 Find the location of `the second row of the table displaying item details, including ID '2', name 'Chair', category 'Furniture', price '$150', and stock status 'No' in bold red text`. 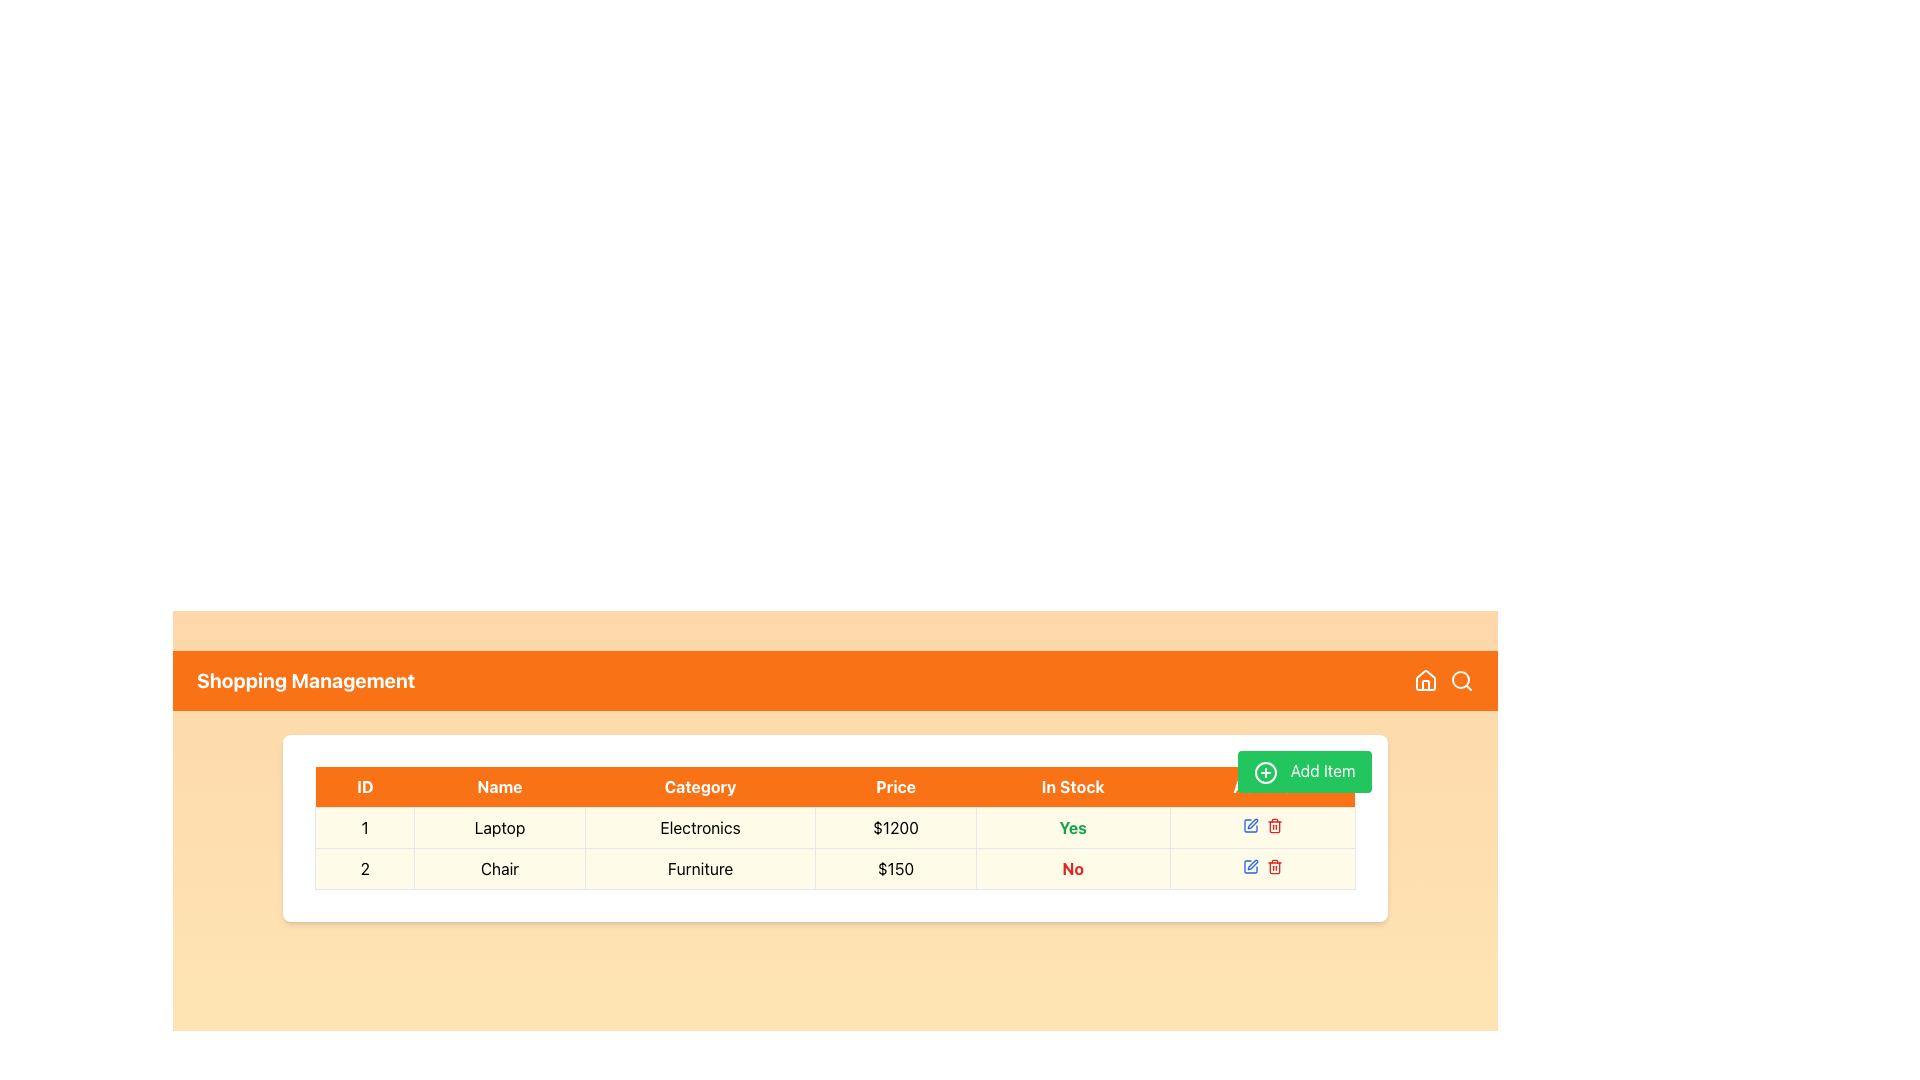

the second row of the table displaying item details, including ID '2', name 'Chair', category 'Furniture', price '$150', and stock status 'No' in bold red text is located at coordinates (835, 867).